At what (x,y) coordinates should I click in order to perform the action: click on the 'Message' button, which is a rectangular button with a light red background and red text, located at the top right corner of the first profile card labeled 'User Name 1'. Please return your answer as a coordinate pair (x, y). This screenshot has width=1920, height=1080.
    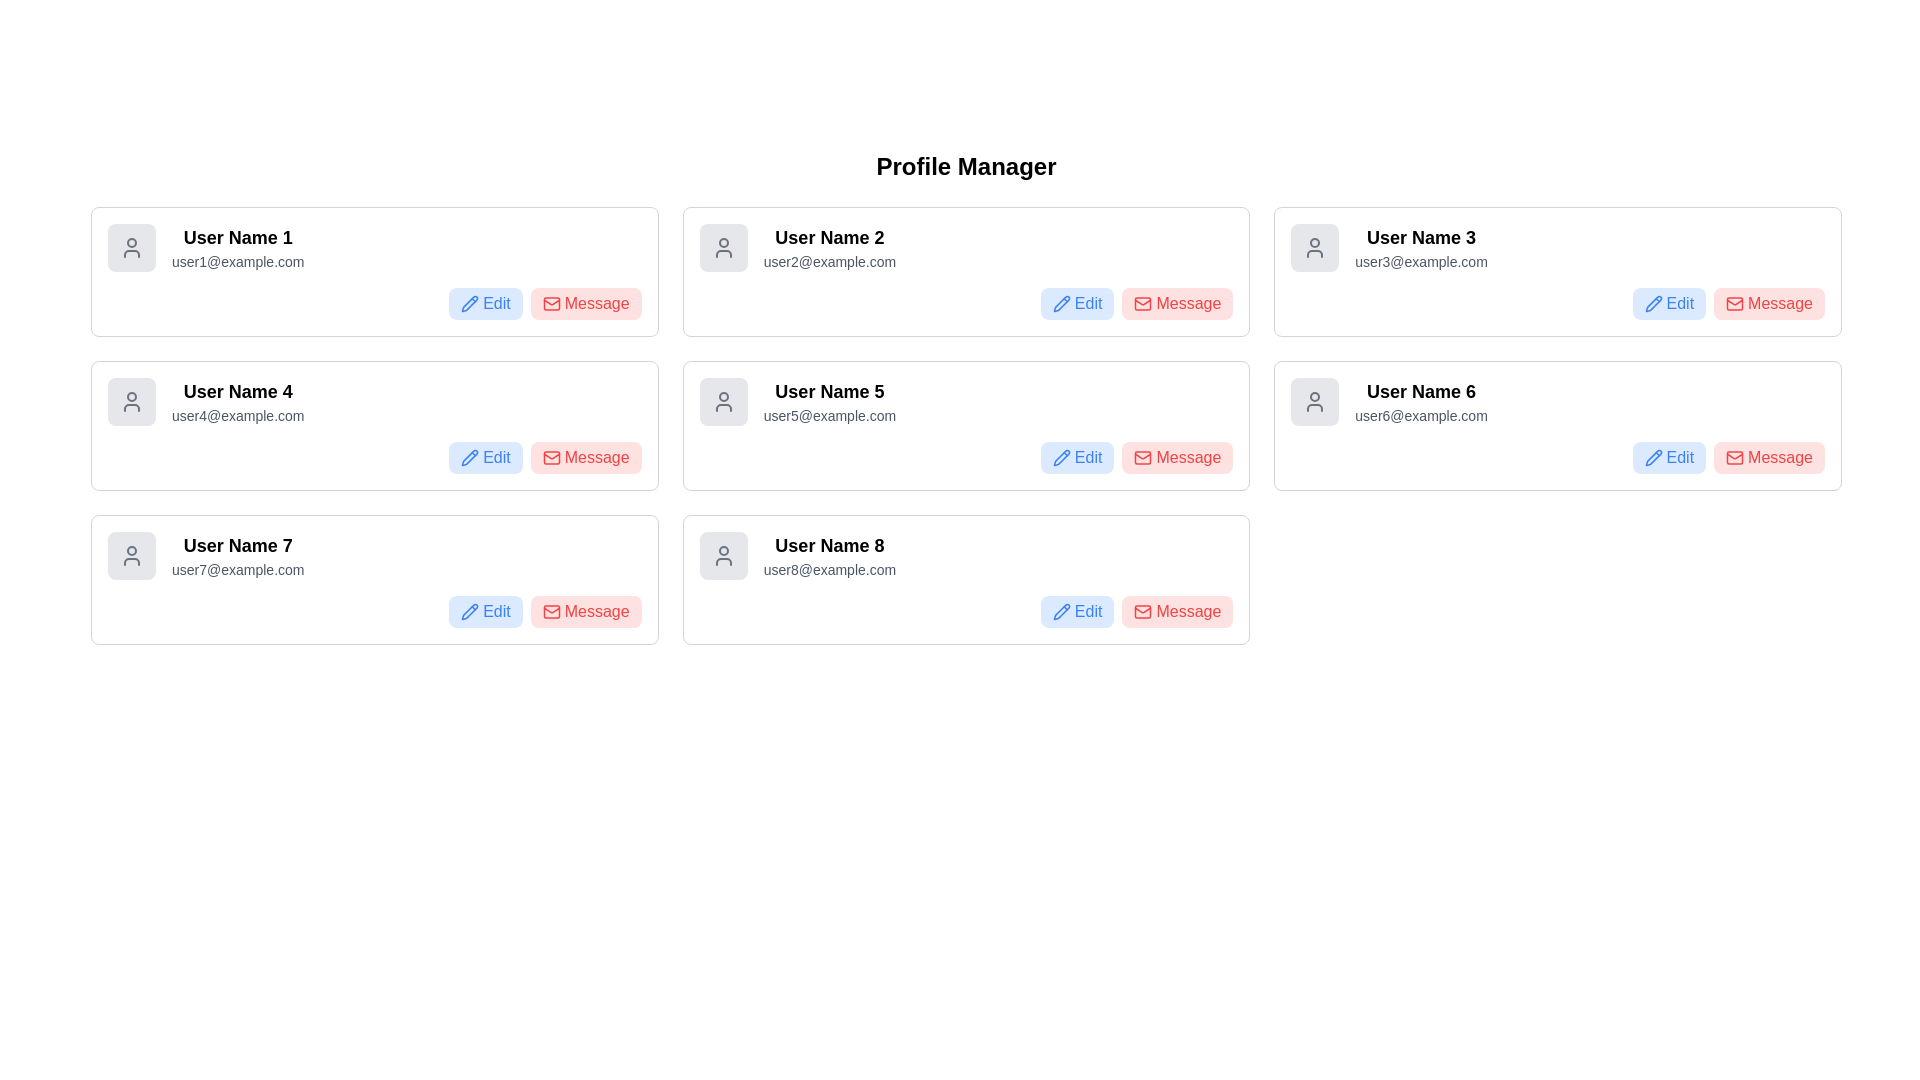
    Looking at the image, I should click on (585, 304).